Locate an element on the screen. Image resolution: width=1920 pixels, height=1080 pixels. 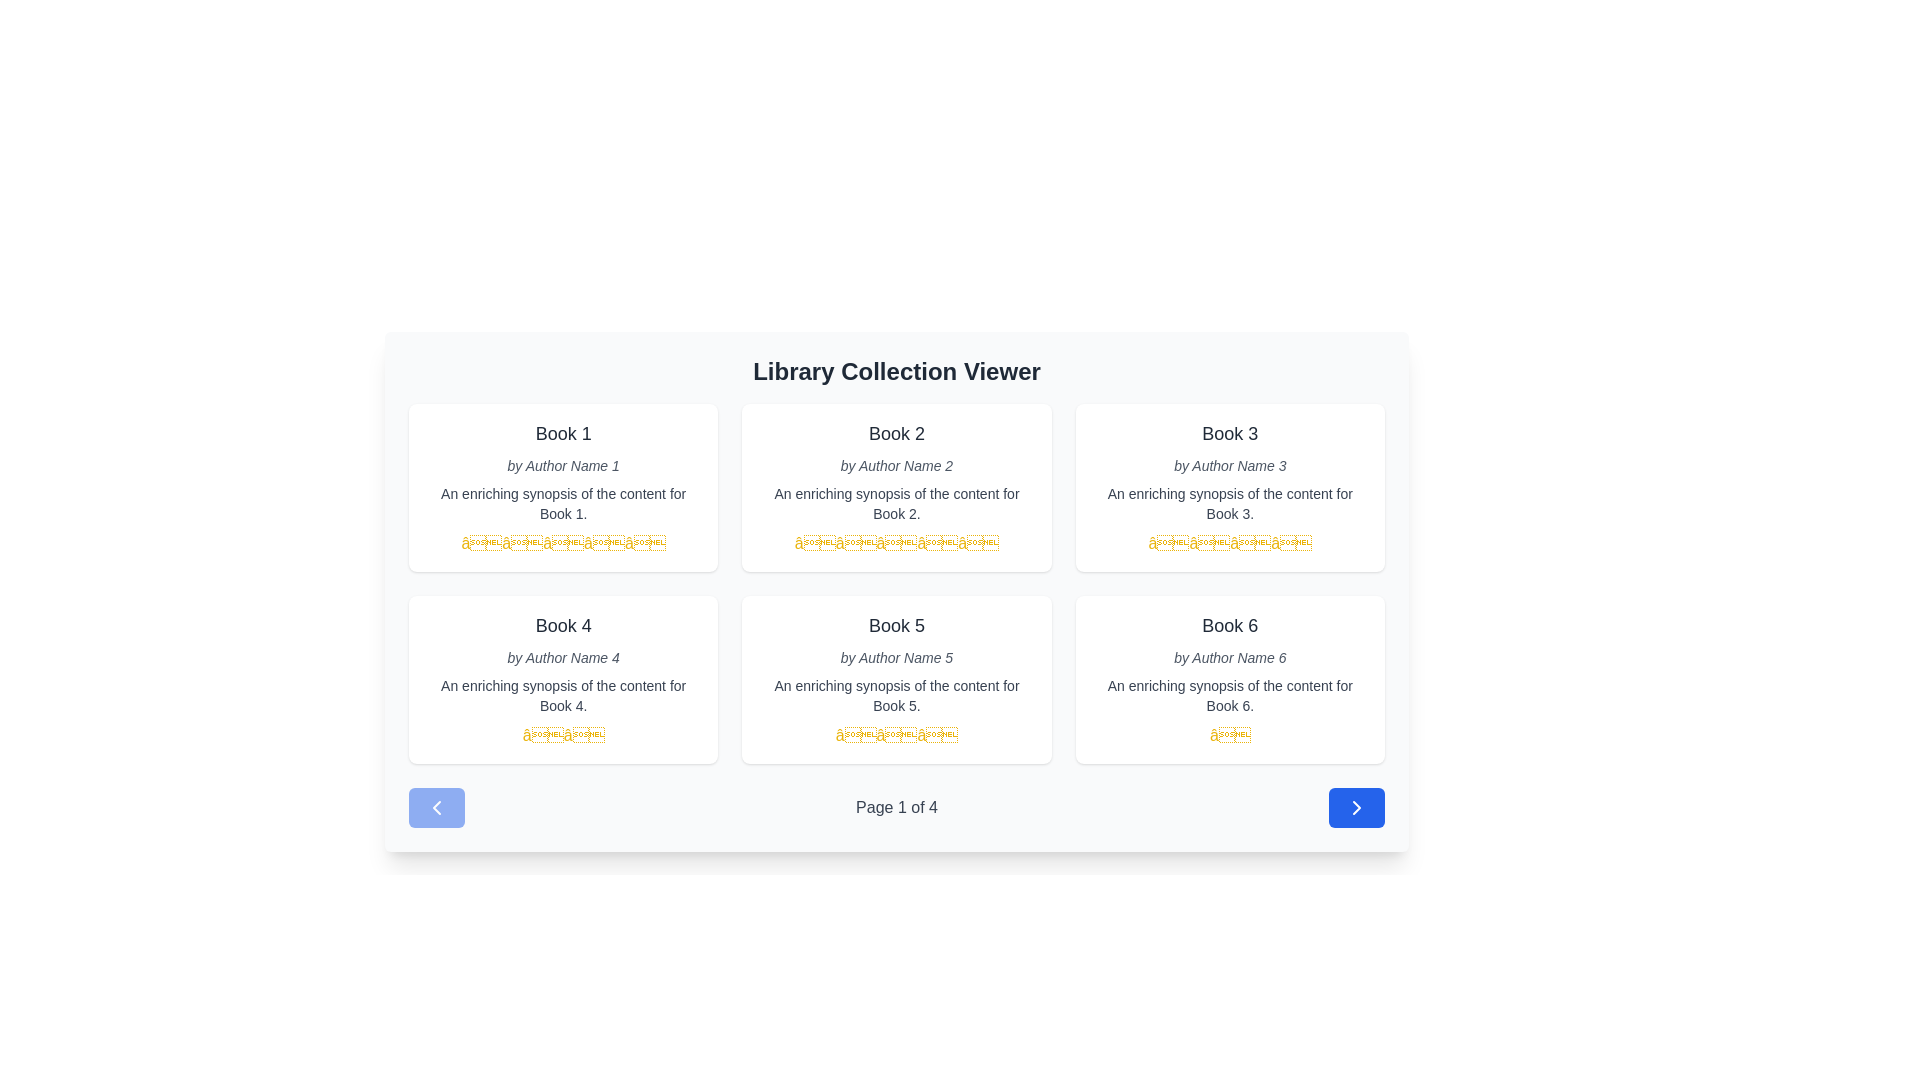
the first star icon in the two-star rating section below 'Book 4' in the library setup is located at coordinates (543, 735).